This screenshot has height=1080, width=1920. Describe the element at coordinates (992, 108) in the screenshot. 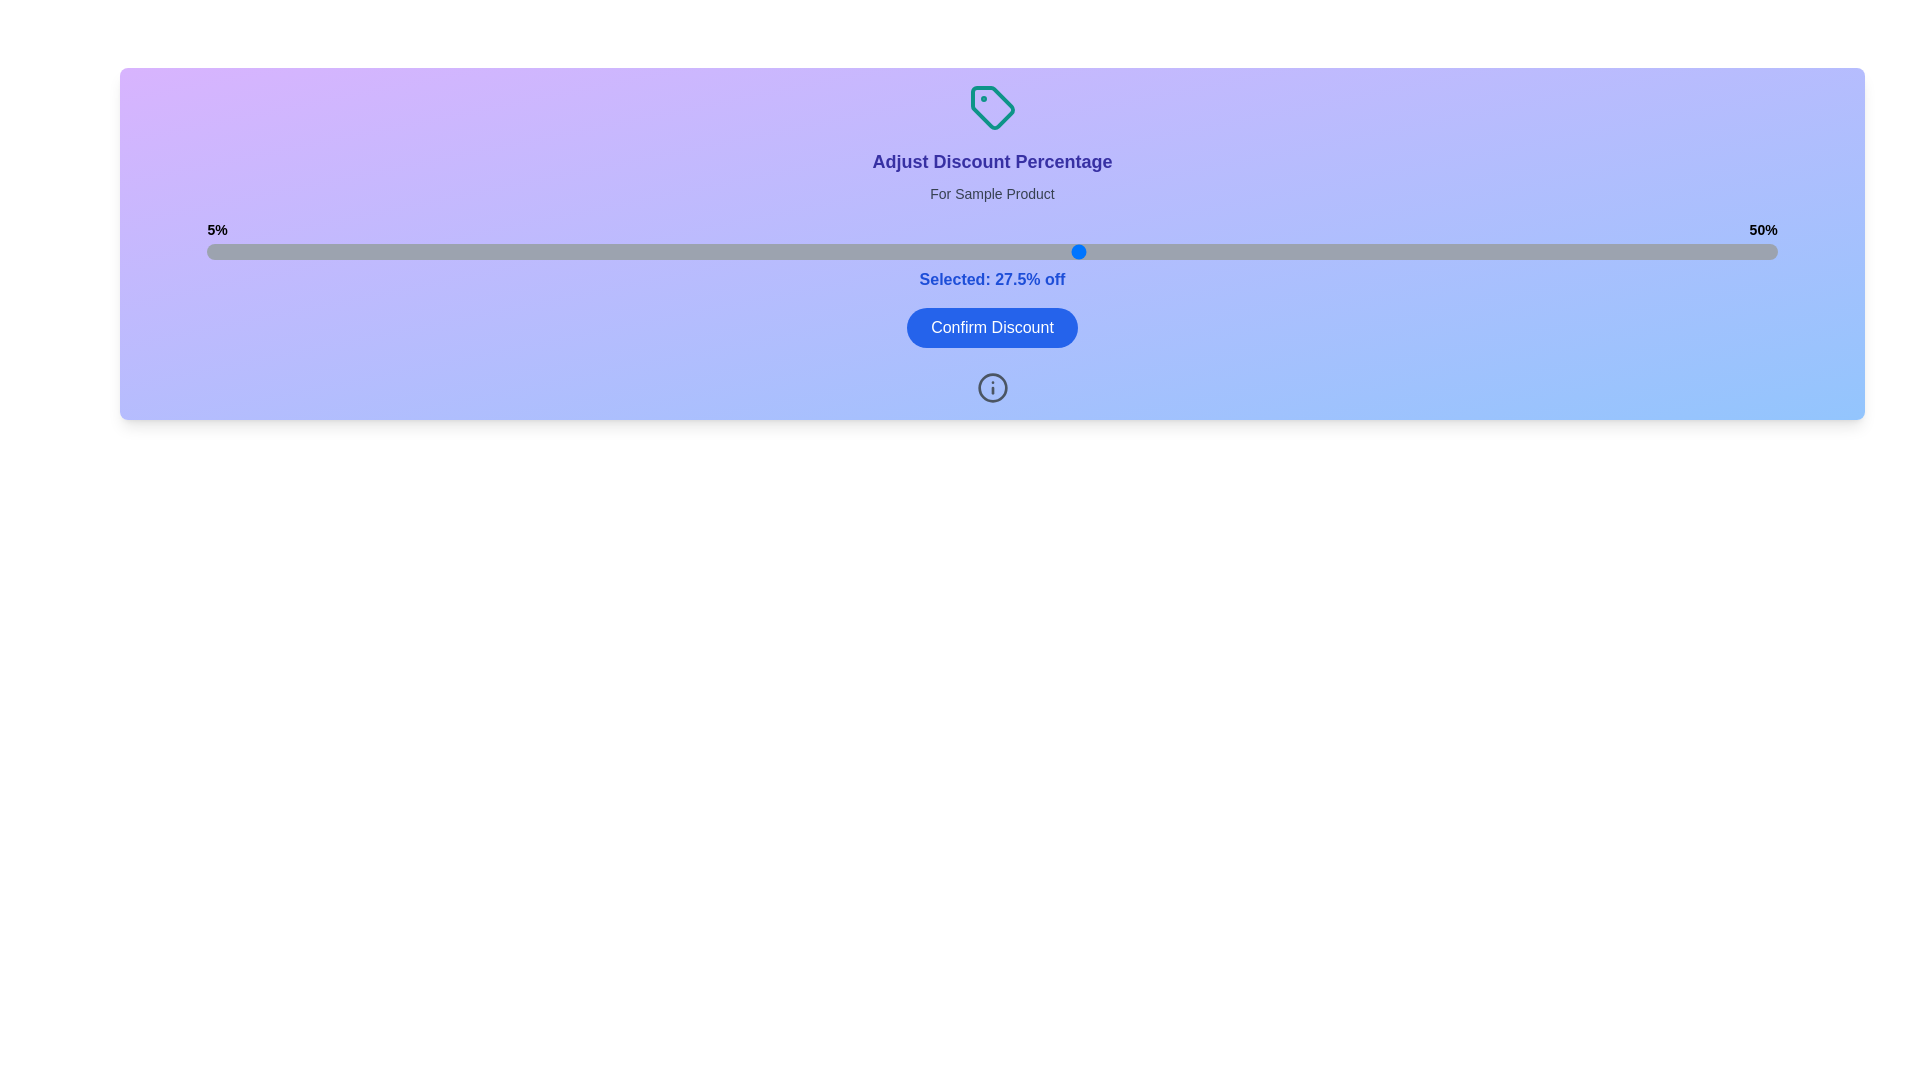

I see `the prominent tag-shaped icon with a teal stroke located at the top of the card interface, above the title 'Adjust Discount Percentage.'` at that location.